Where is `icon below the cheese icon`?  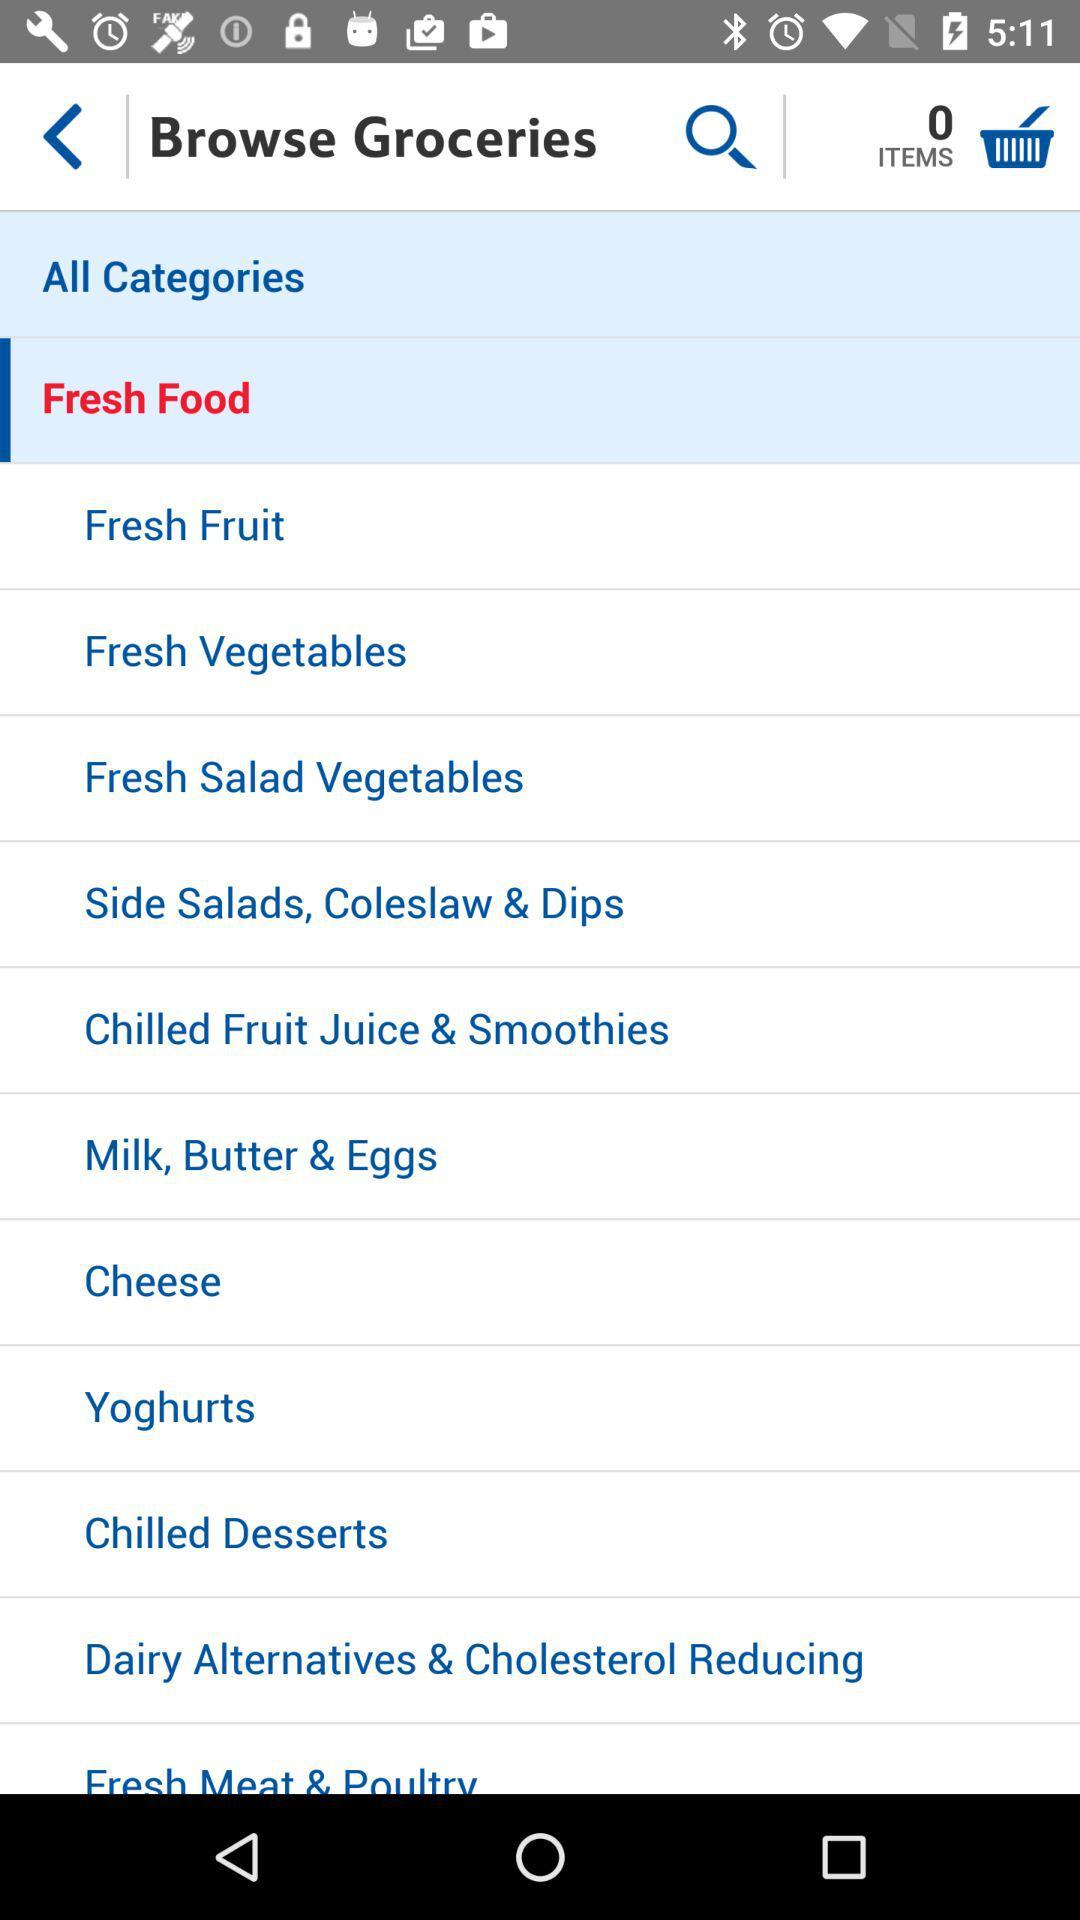 icon below the cheese icon is located at coordinates (540, 1408).